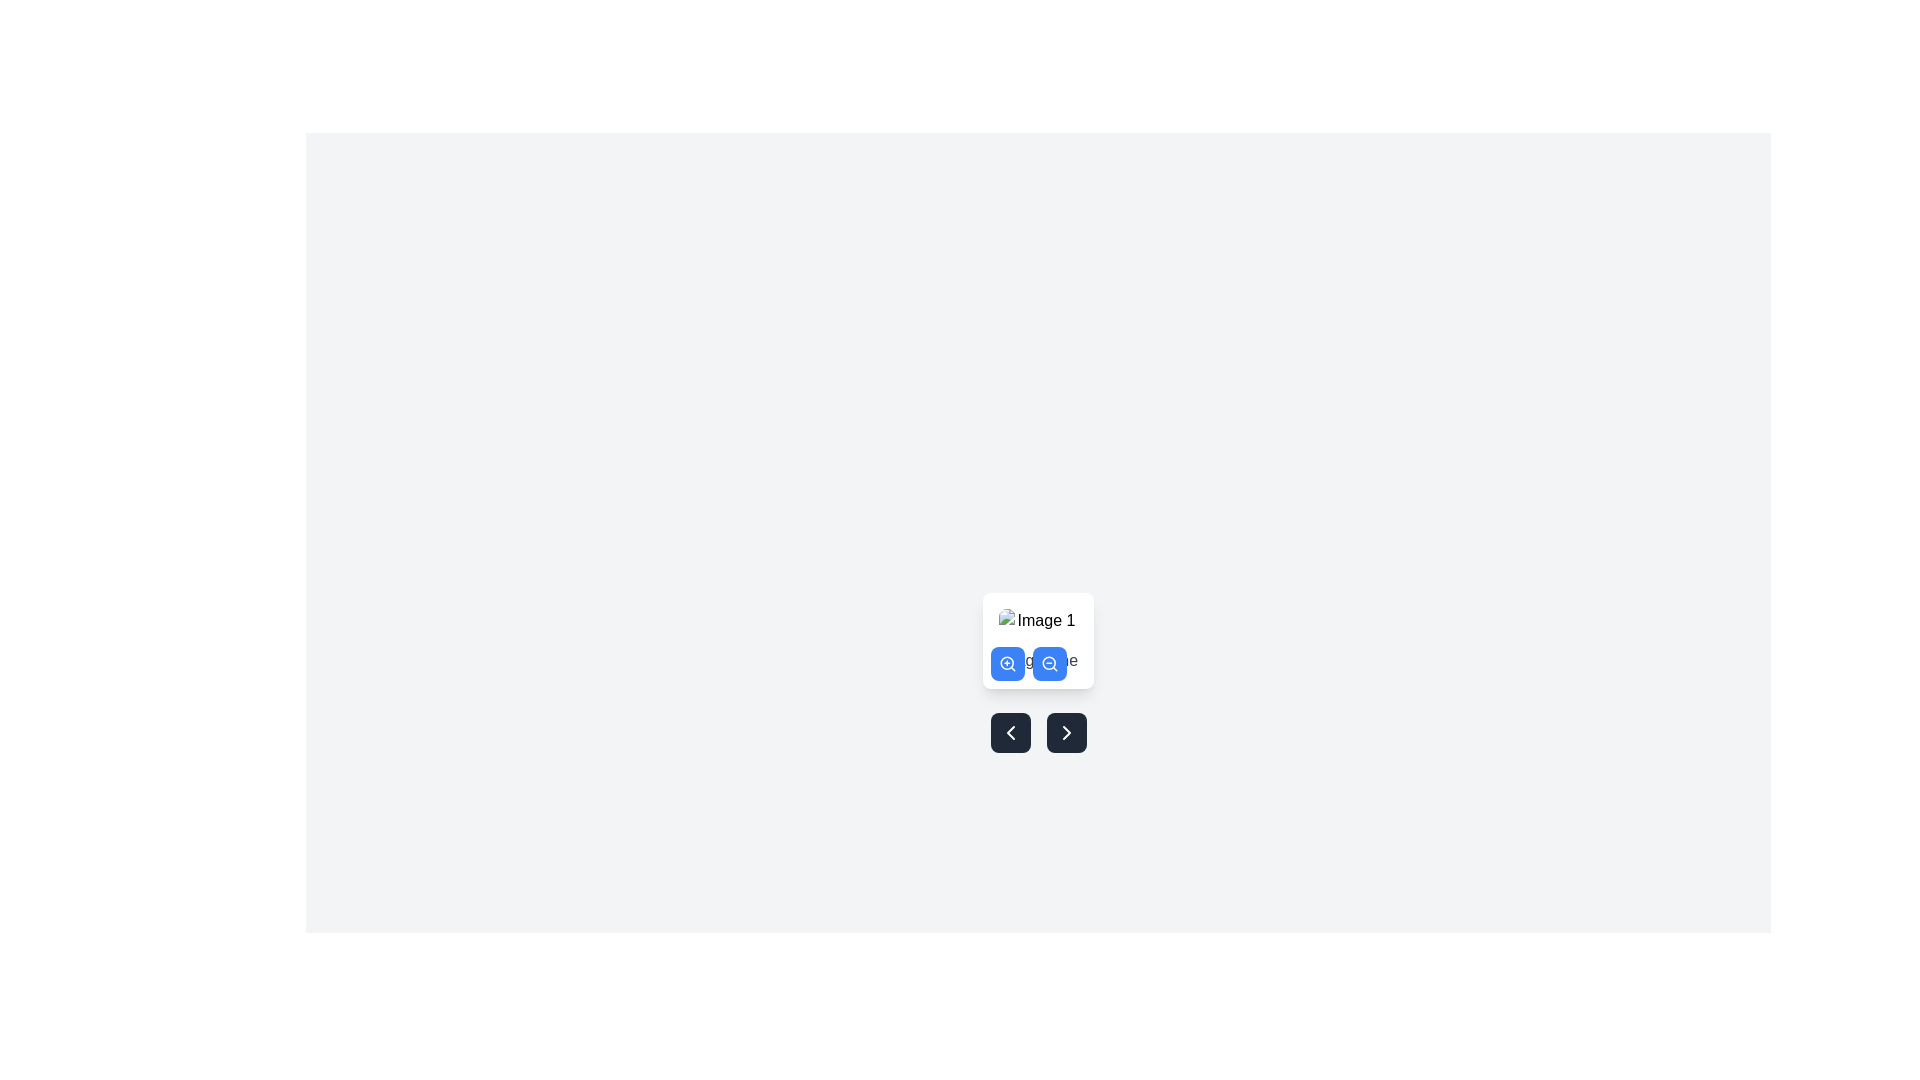  What do you see at coordinates (1038, 620) in the screenshot?
I see `small image placeholder with a light gray border and rounded corners located at the top of the card-like component, positioned above the text label 'Image One'` at bounding box center [1038, 620].